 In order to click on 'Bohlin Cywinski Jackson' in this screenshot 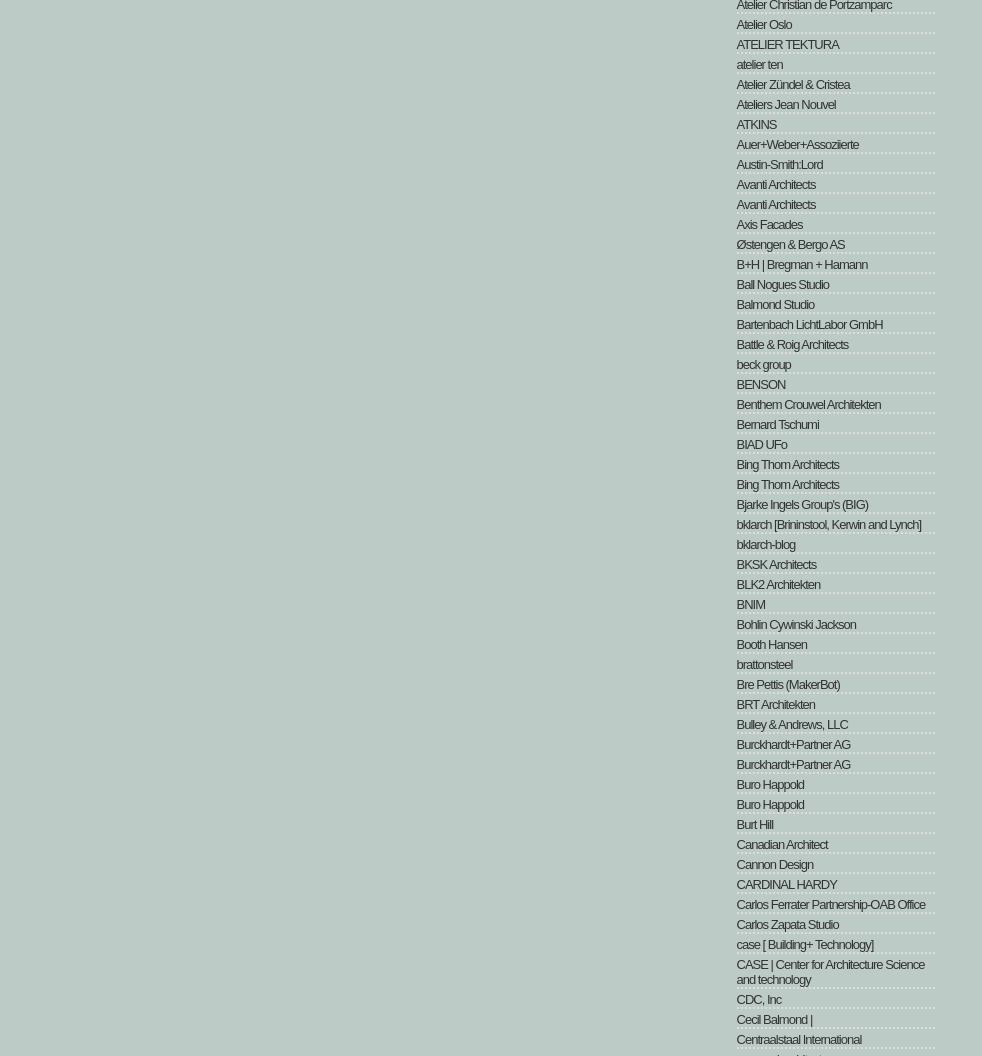, I will do `click(795, 623)`.